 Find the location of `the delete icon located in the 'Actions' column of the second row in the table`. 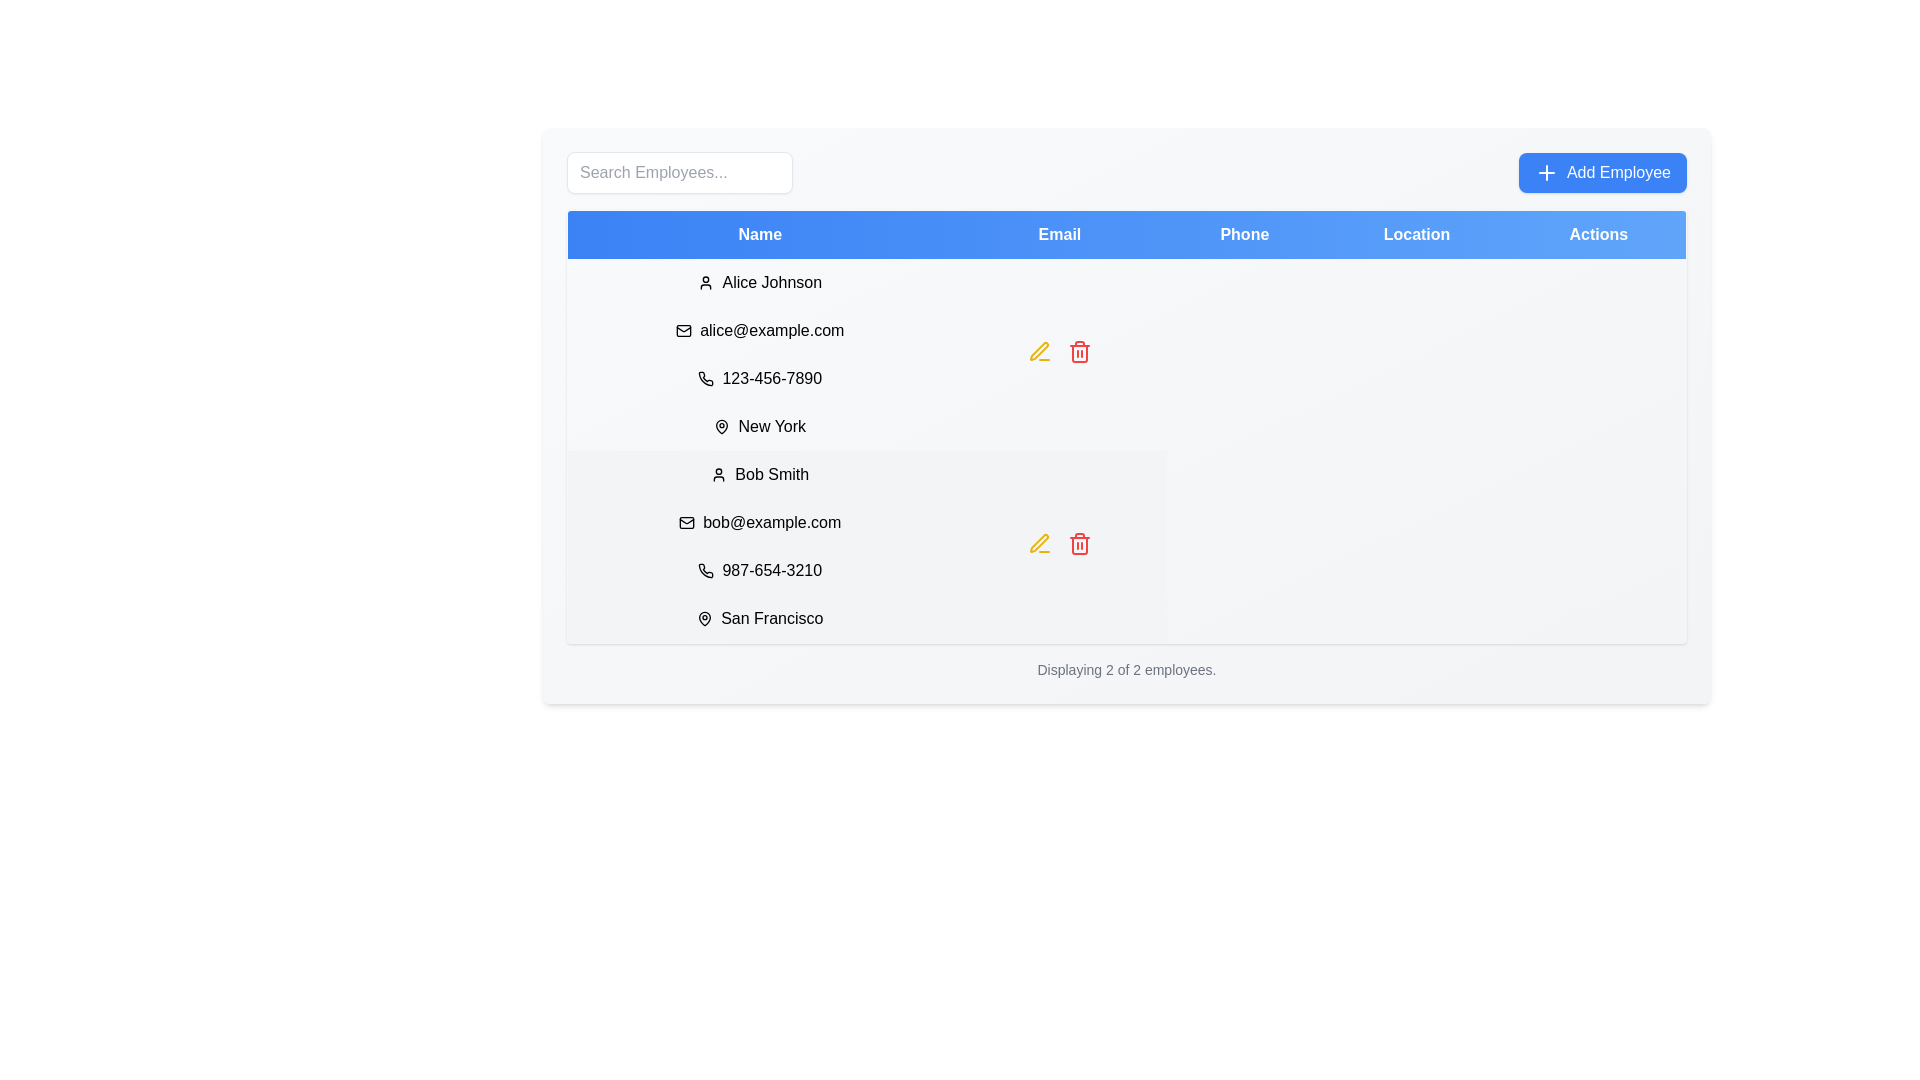

the delete icon located in the 'Actions' column of the second row in the table is located at coordinates (1079, 350).